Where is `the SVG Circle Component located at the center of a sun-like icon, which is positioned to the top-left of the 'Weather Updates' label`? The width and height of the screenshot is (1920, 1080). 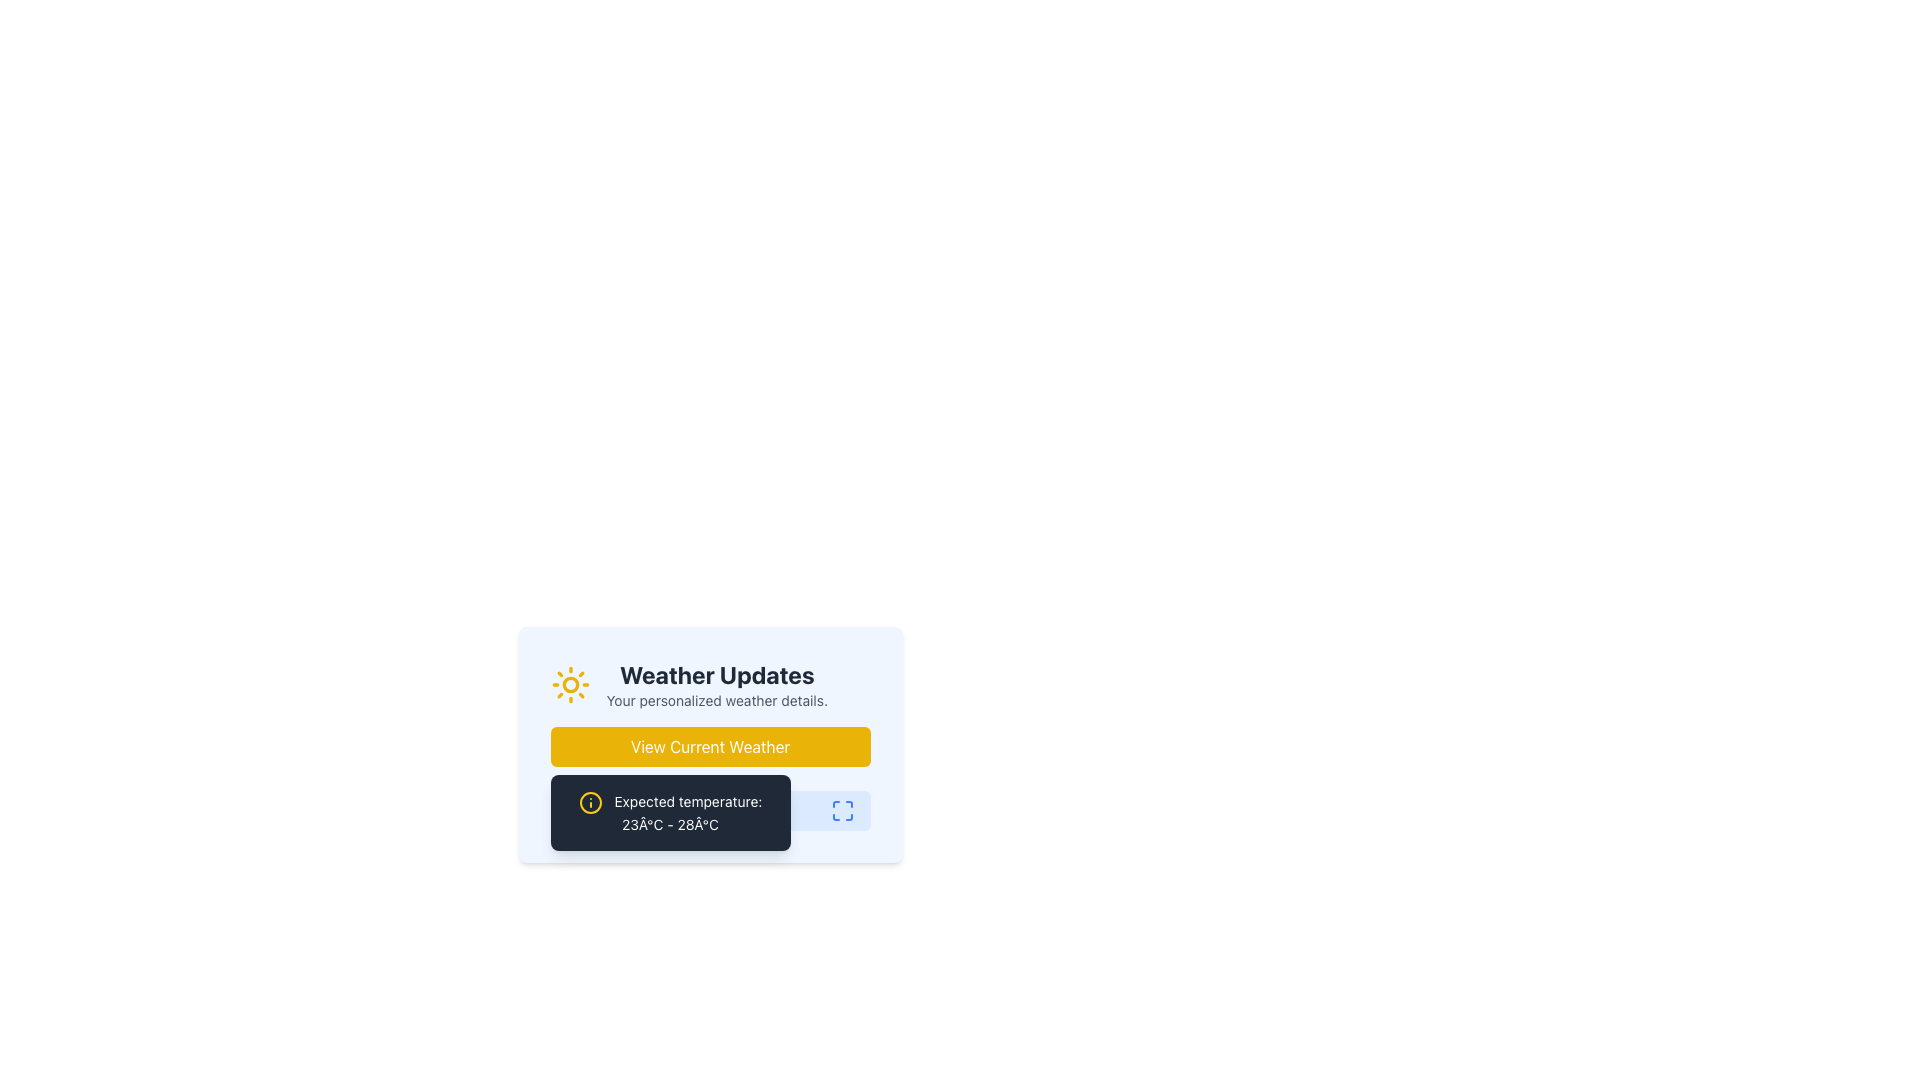 the SVG Circle Component located at the center of a sun-like icon, which is positioned to the top-left of the 'Weather Updates' label is located at coordinates (569, 684).